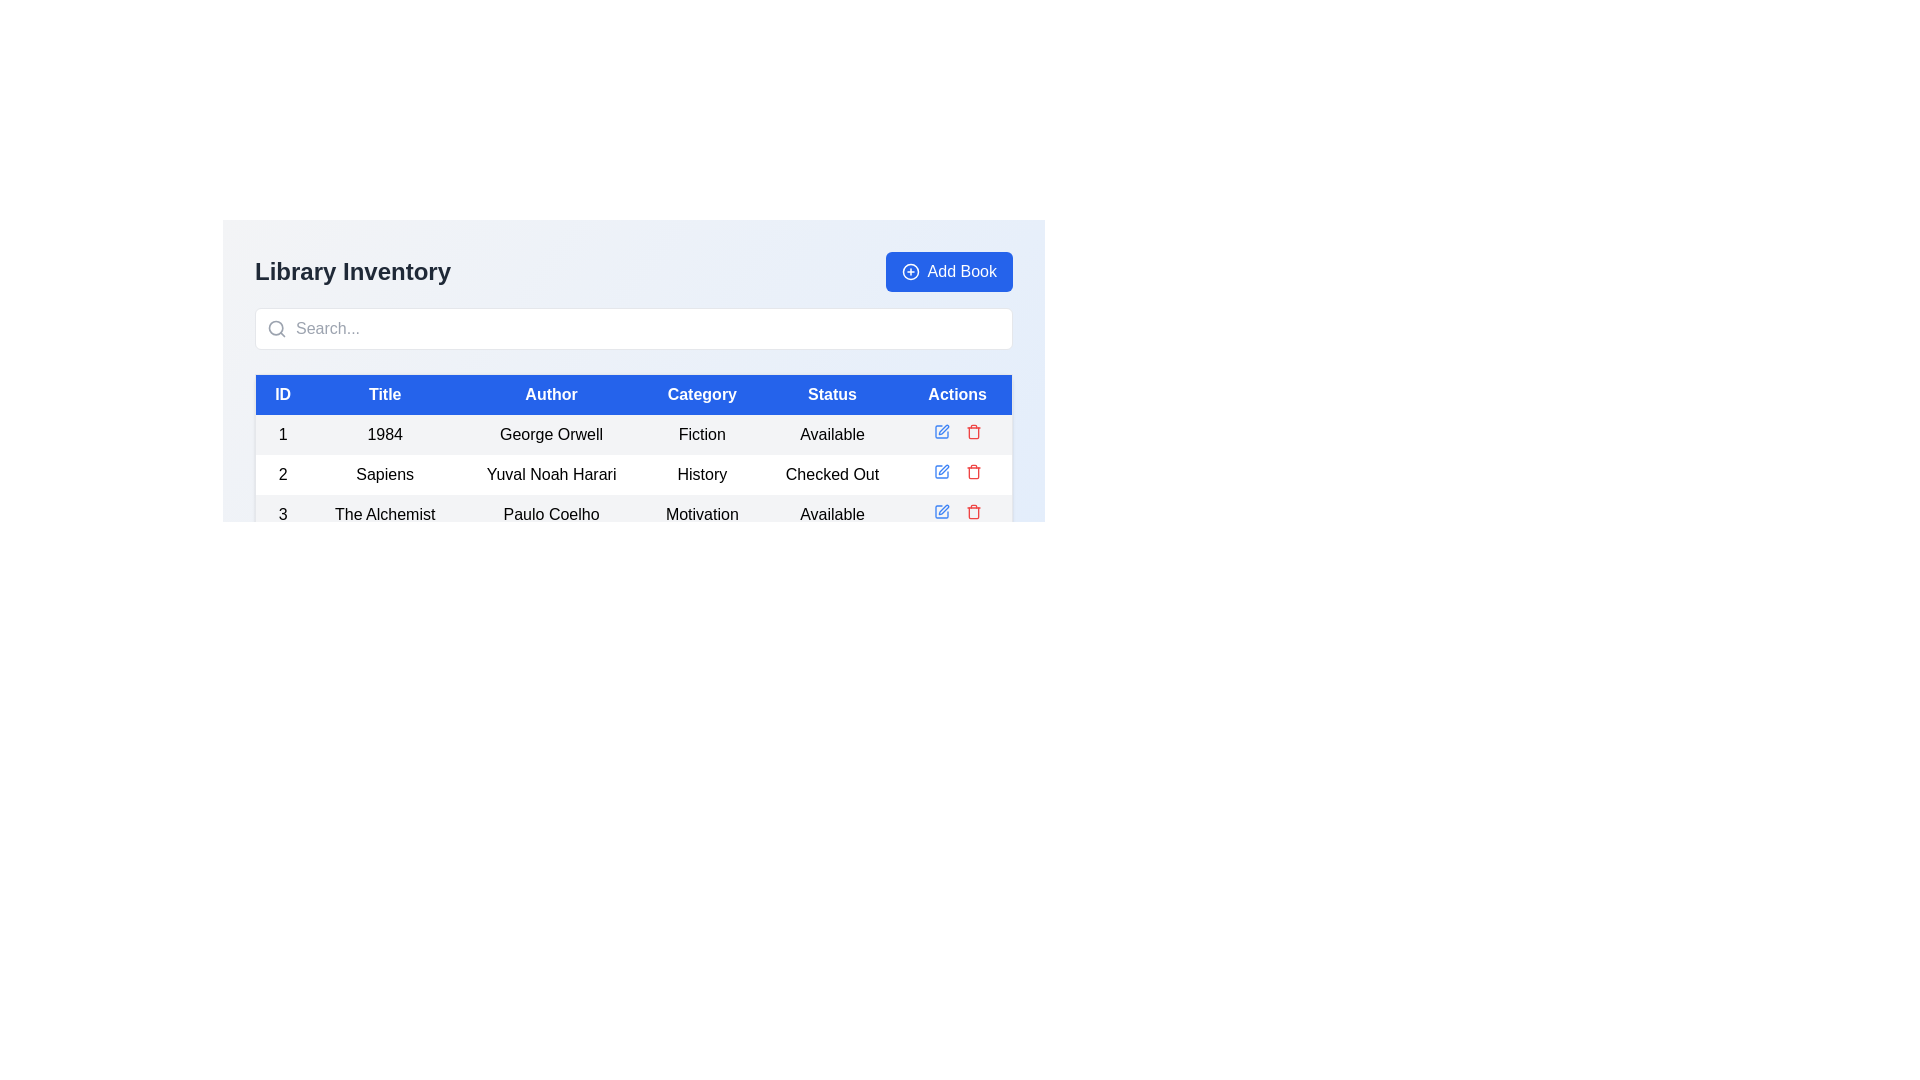  Describe the element at coordinates (632, 474) in the screenshot. I see `the second row in the book details table, which contains the book 'Sapiens' by Yuval Noah Harari` at that location.